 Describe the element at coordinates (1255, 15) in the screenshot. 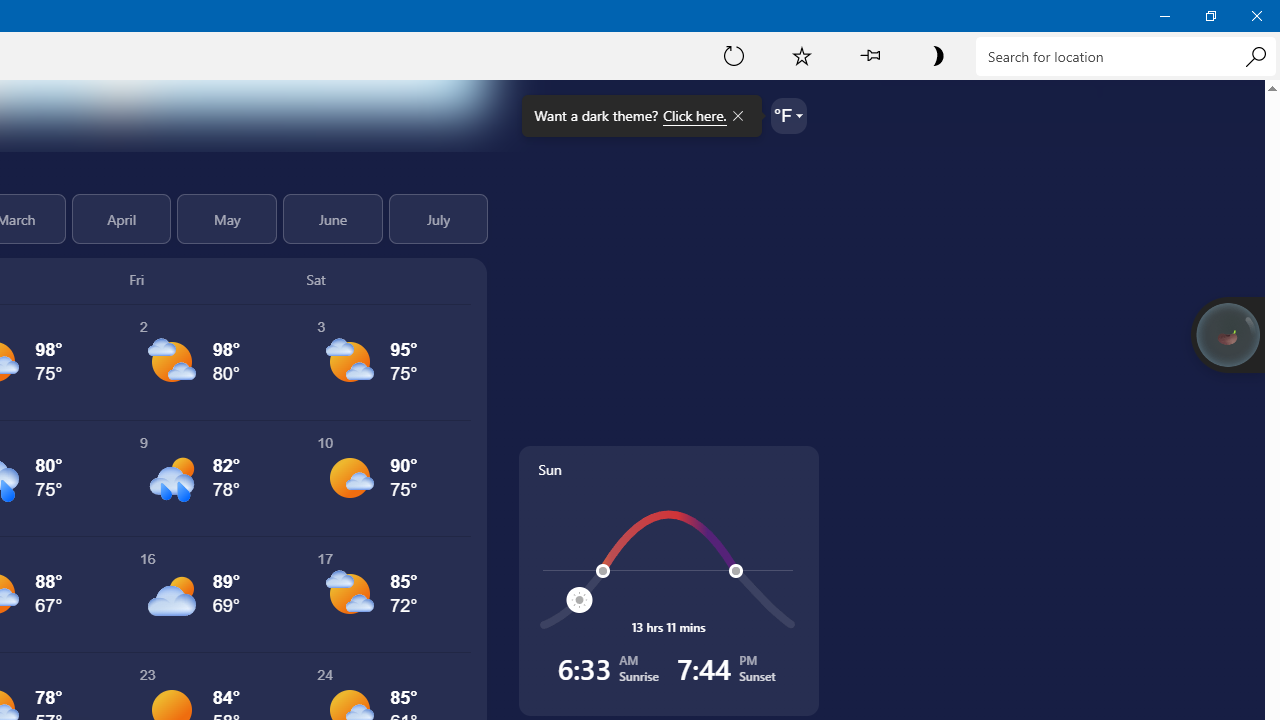

I see `'Close Weather'` at that location.